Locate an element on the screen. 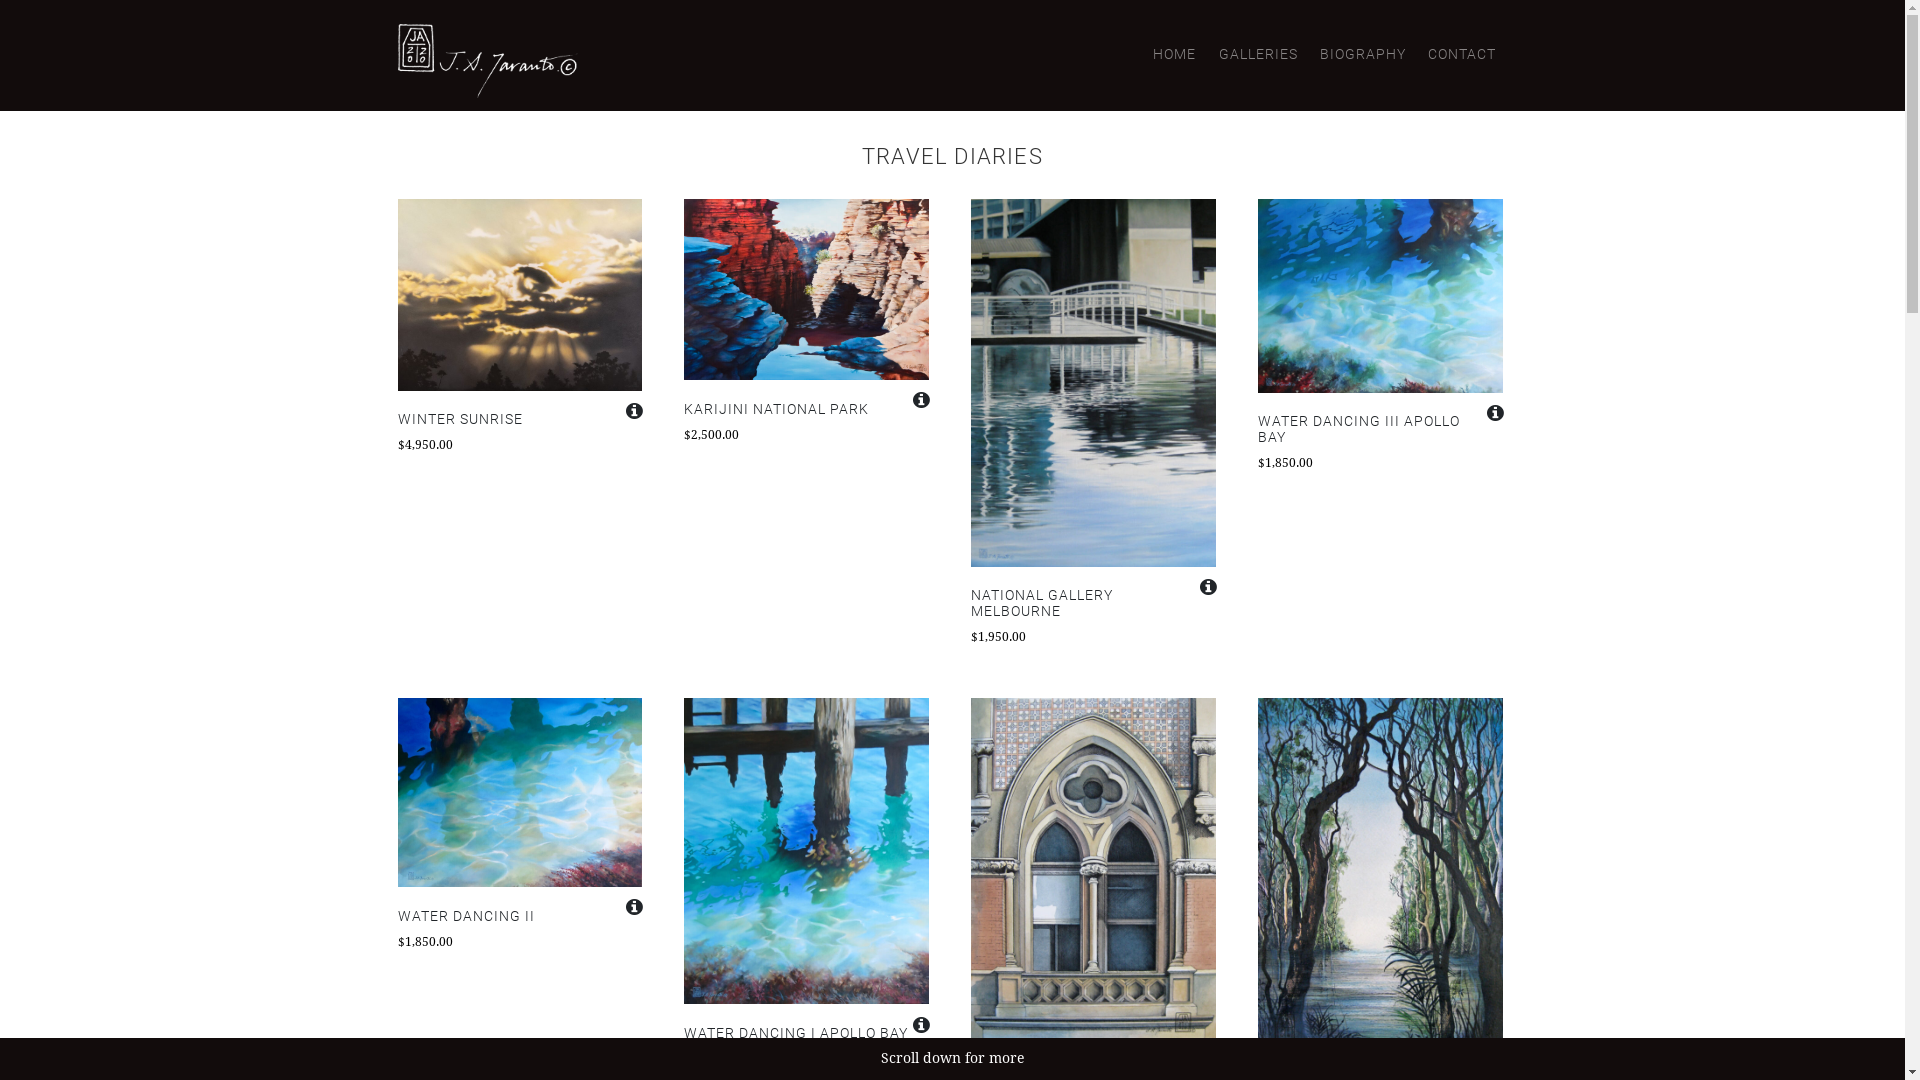 The height and width of the screenshot is (1080, 1920). 'WINTER SUNRISE' is located at coordinates (520, 419).